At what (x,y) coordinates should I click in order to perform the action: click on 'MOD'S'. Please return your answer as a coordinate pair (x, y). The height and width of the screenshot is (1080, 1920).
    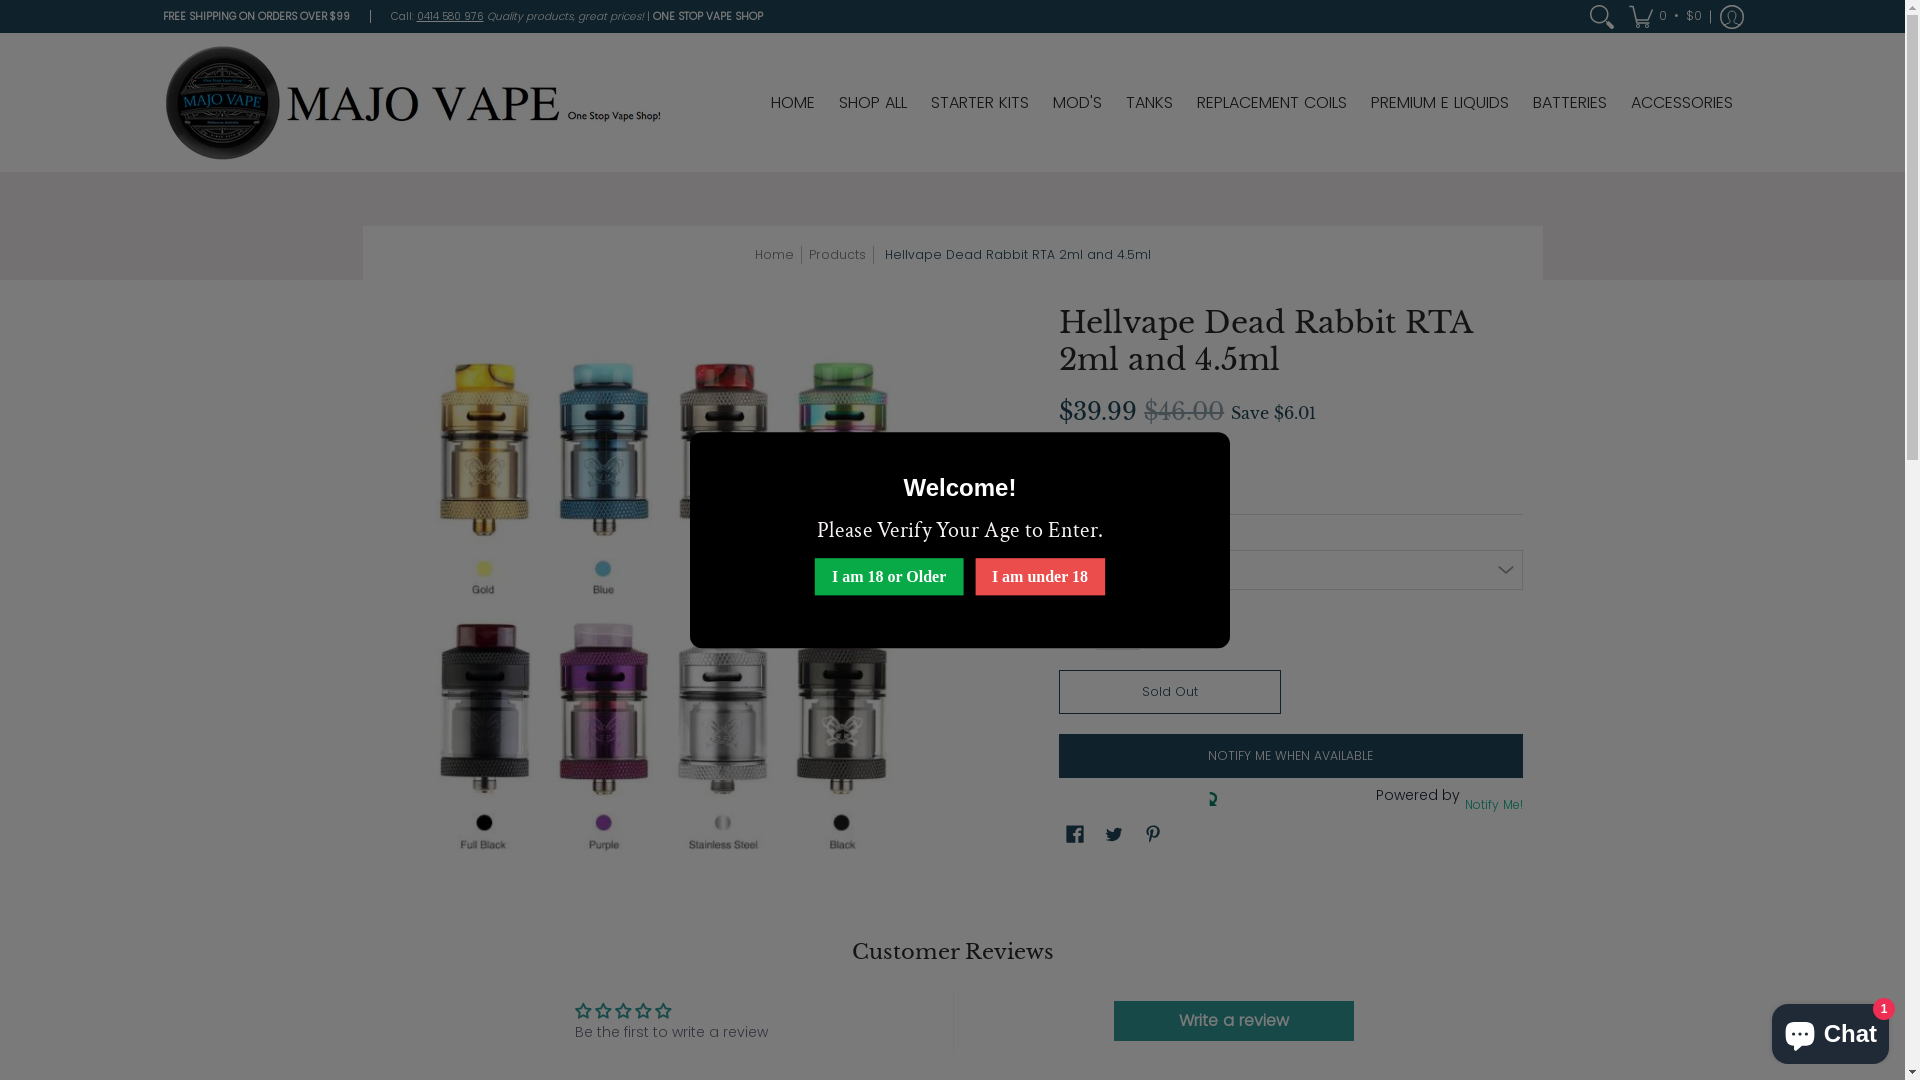
    Looking at the image, I should click on (1075, 102).